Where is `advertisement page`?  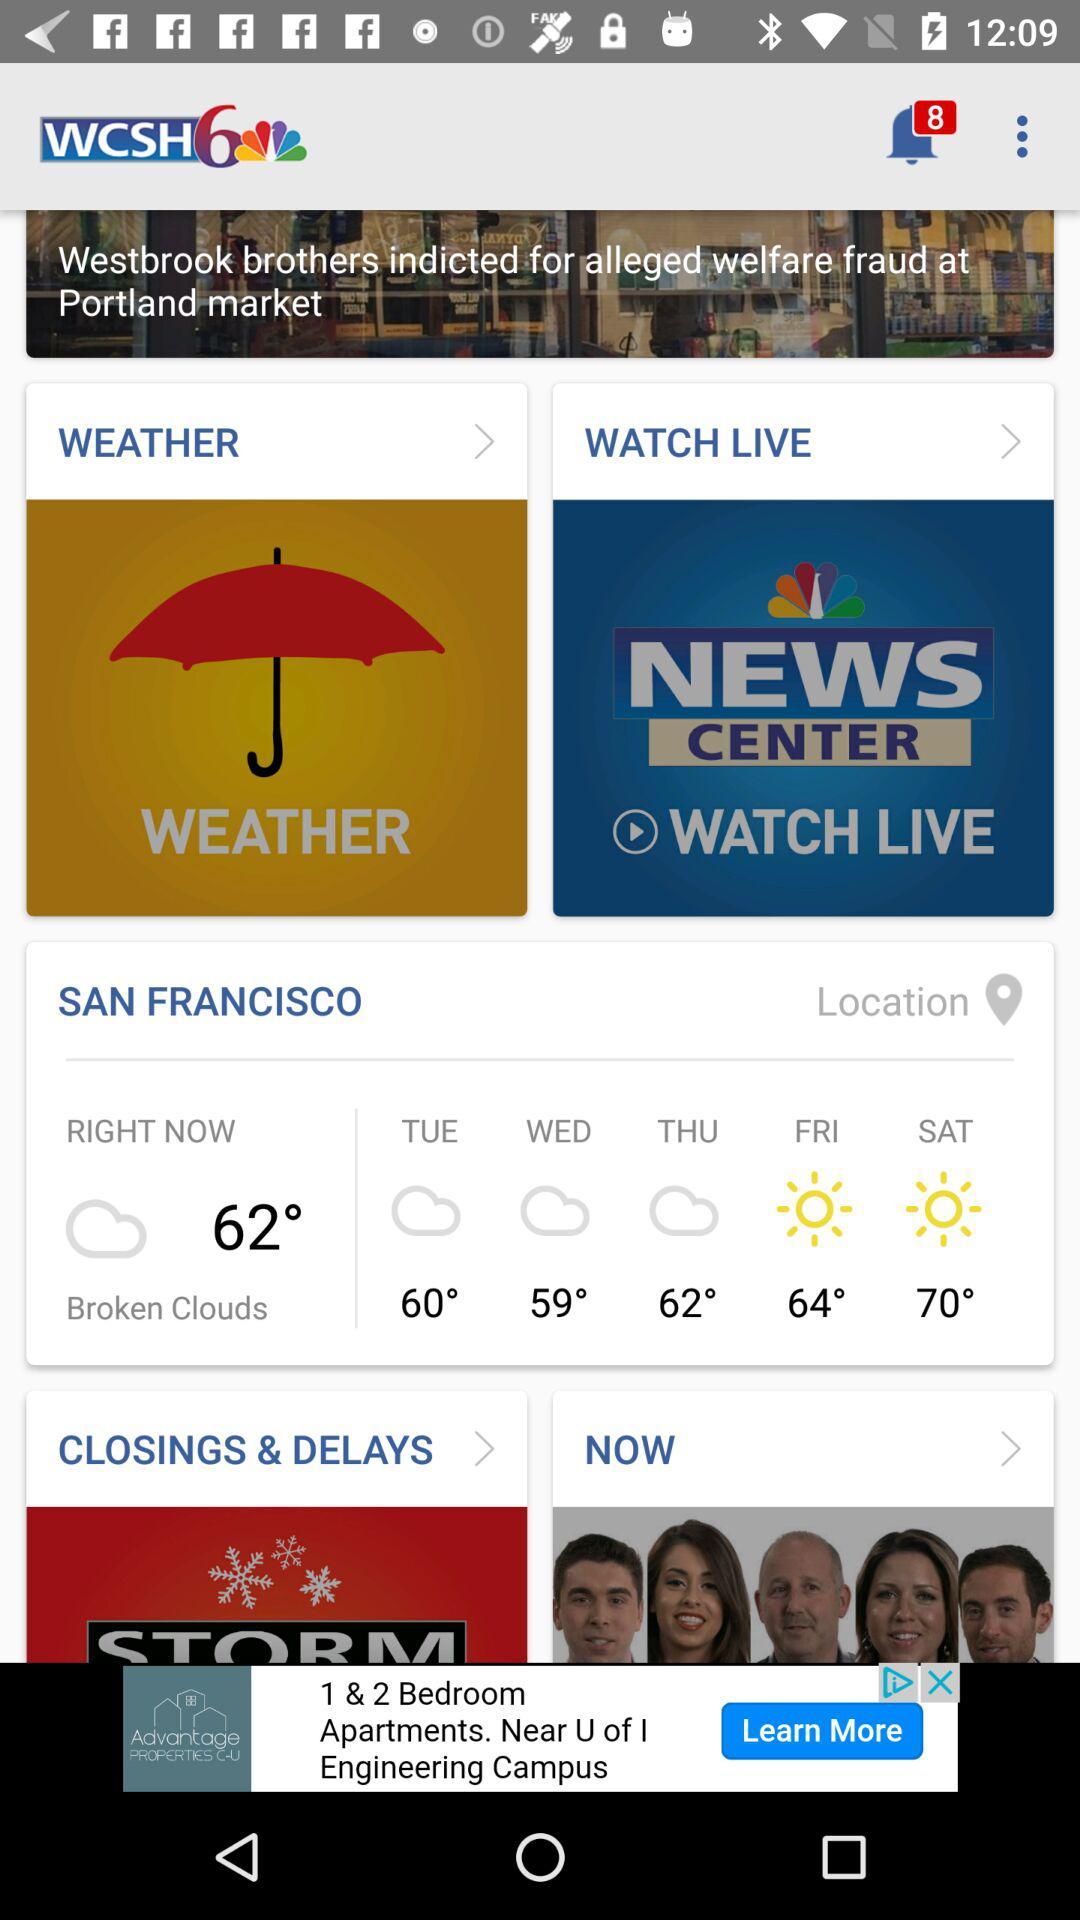 advertisement page is located at coordinates (540, 1727).